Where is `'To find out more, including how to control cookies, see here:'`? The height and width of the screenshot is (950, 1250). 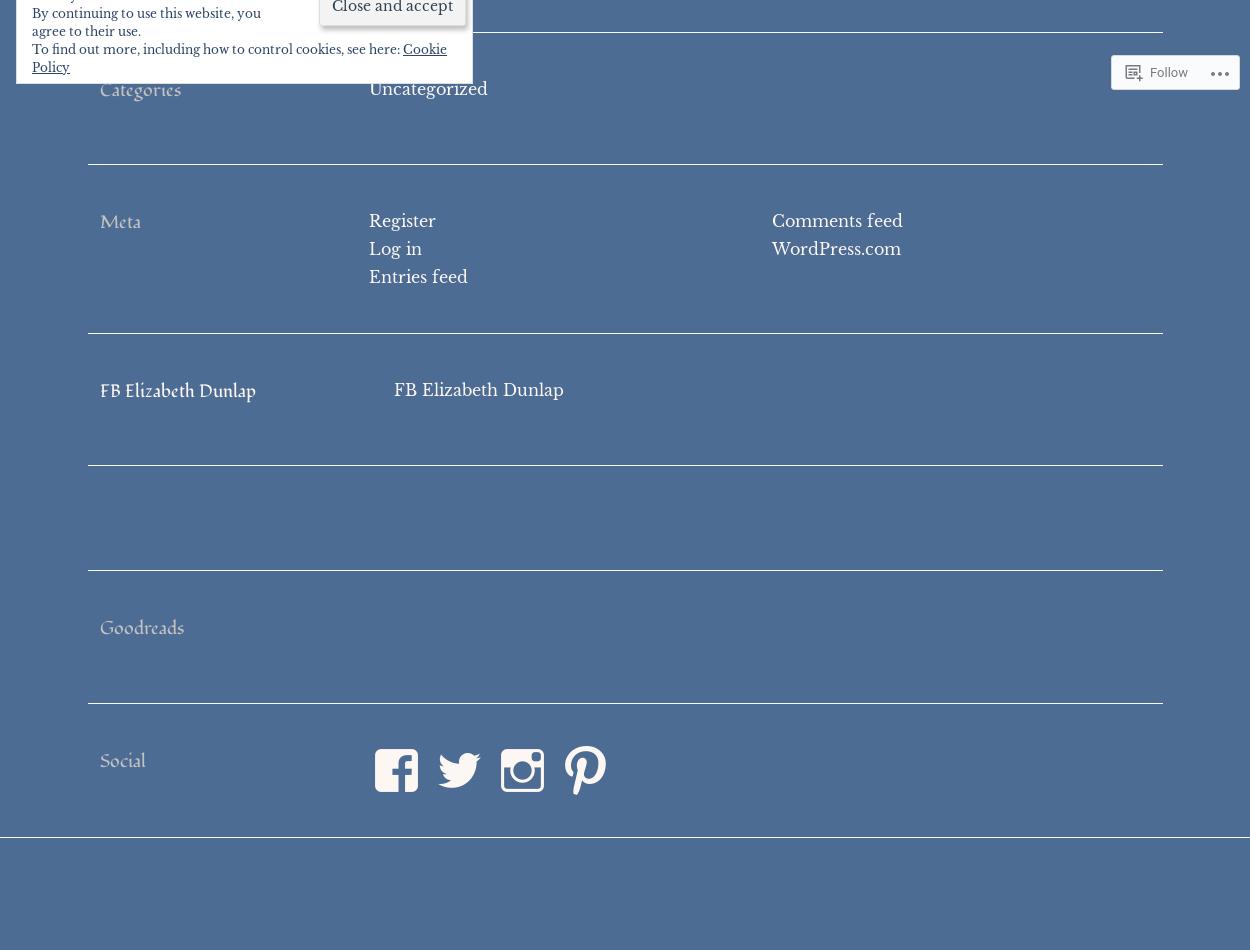 'To find out more, including how to control cookies, see here:' is located at coordinates (216, 49).